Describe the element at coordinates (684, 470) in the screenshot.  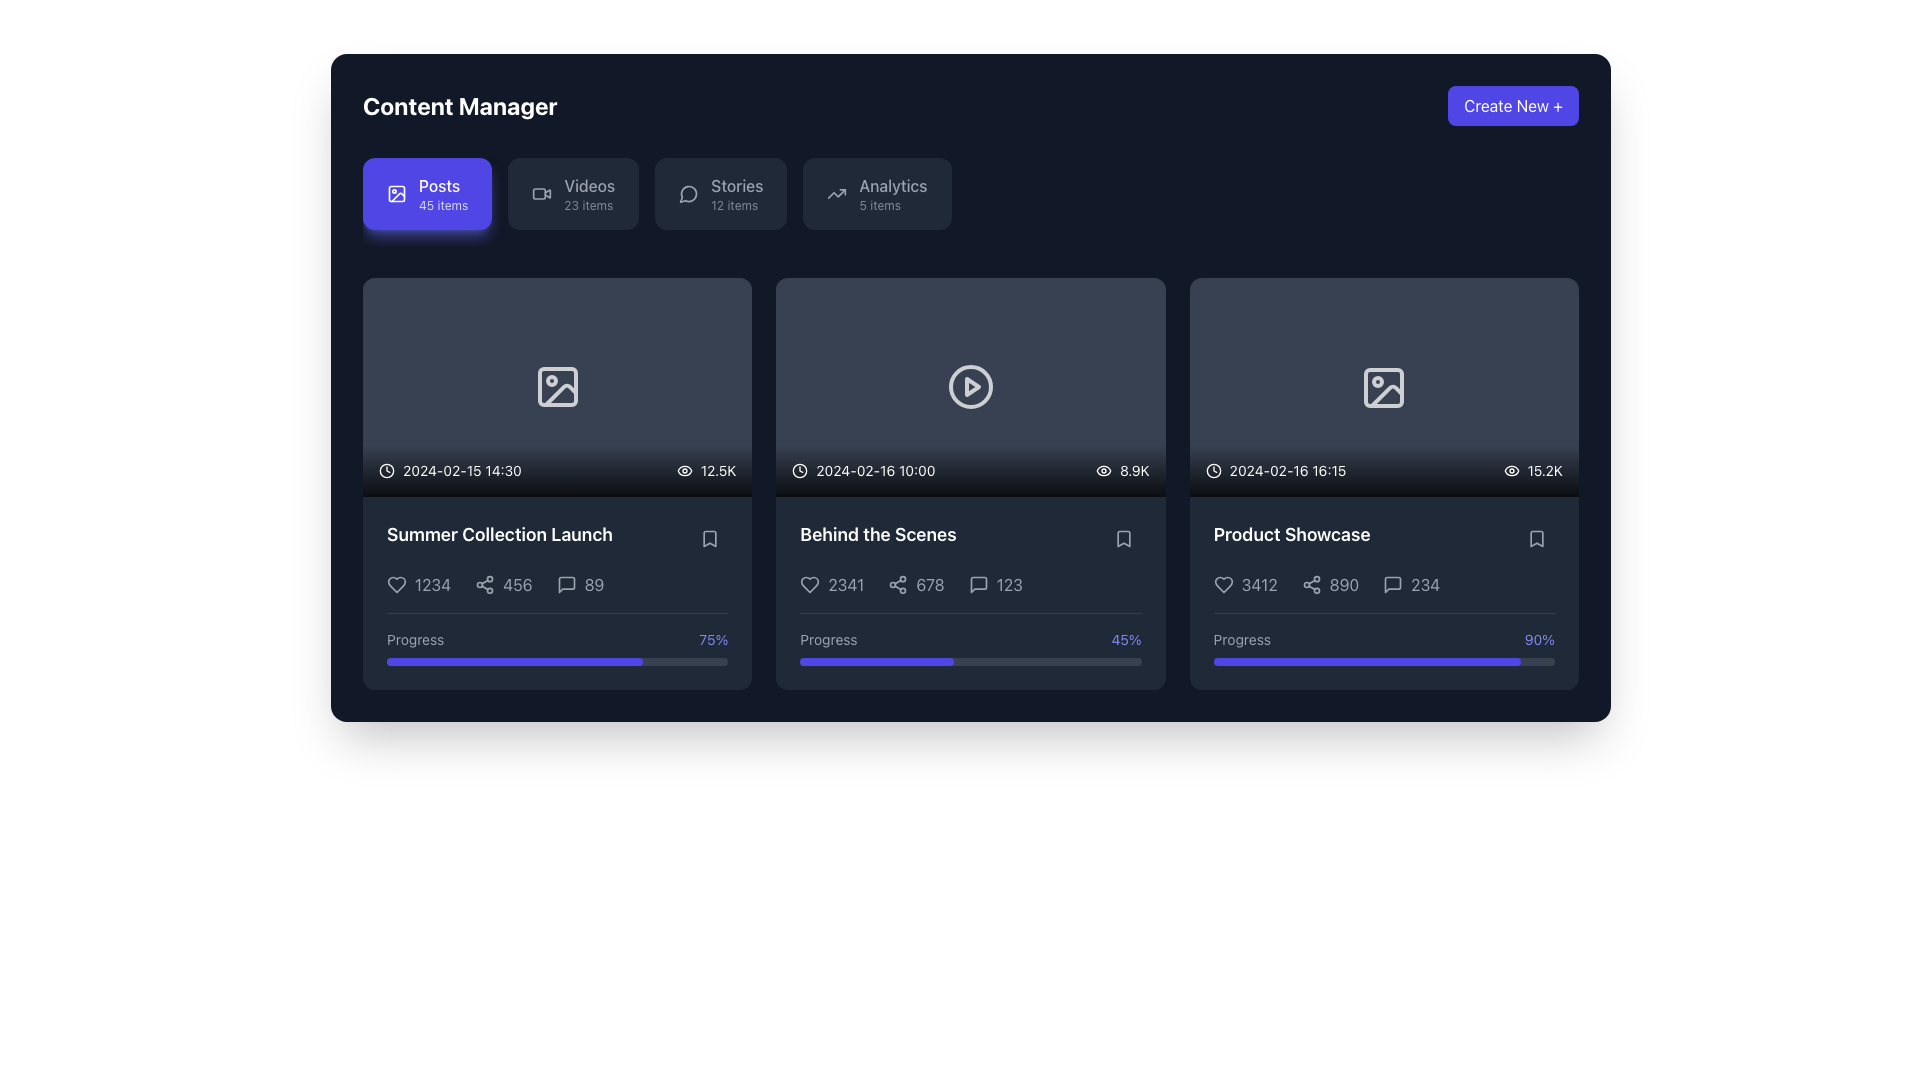
I see `the eye icon, which serves as a visibility indicator, located on the left side next to the text '12.5K'` at that location.